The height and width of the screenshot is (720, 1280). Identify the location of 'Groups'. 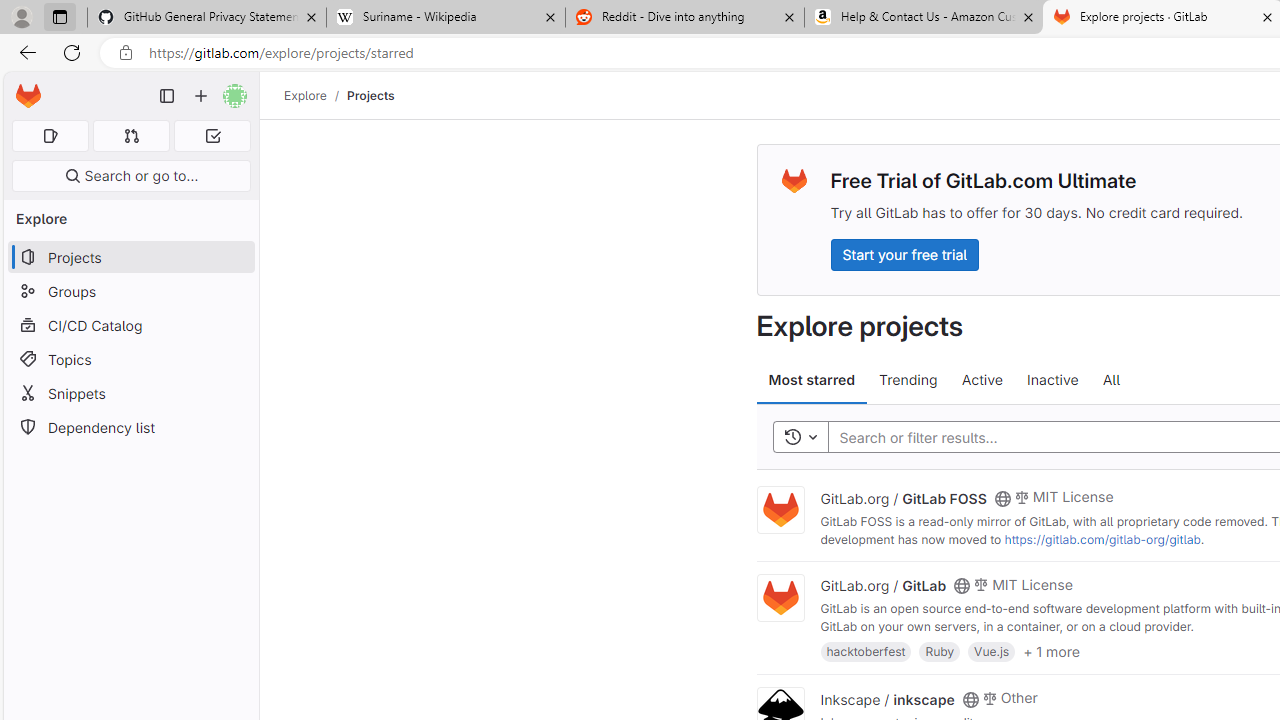
(130, 291).